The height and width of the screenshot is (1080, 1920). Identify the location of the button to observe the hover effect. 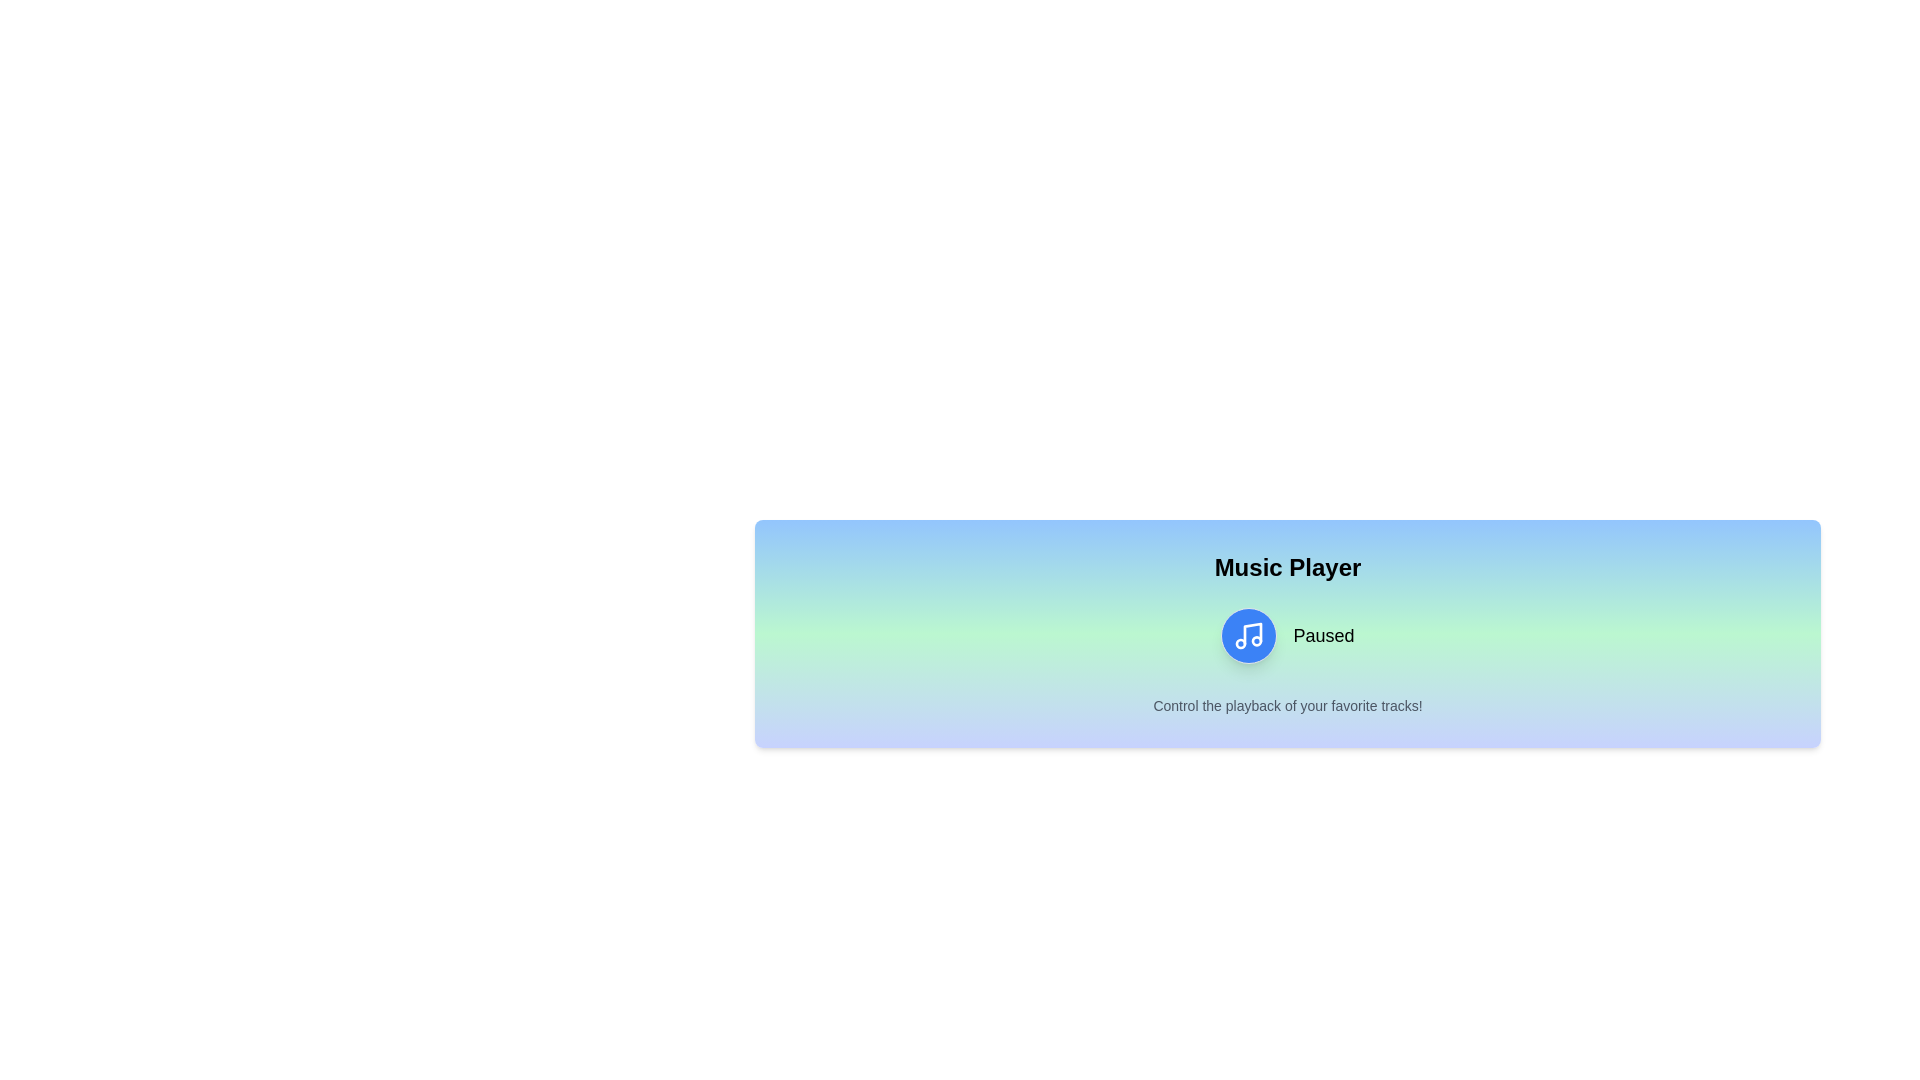
(1248, 636).